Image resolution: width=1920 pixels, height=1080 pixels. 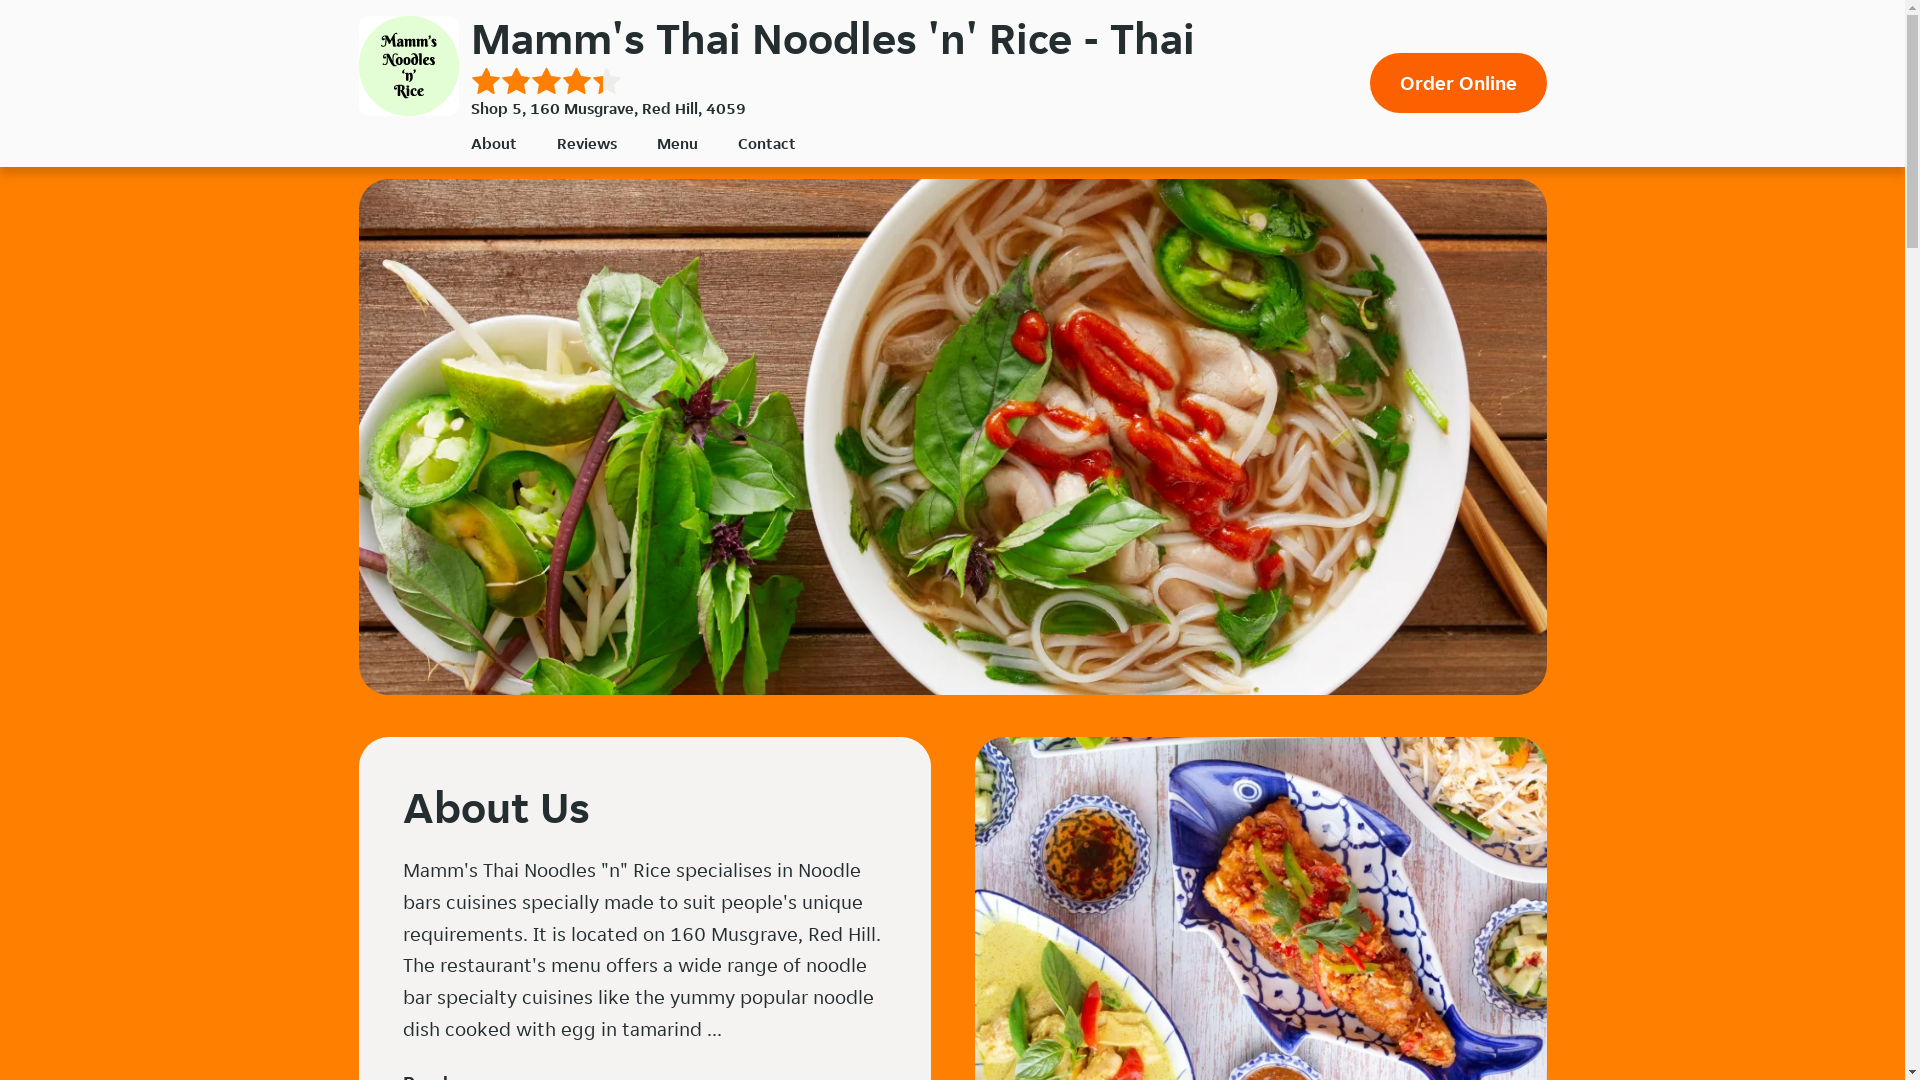 What do you see at coordinates (766, 142) in the screenshot?
I see `'Contact'` at bounding box center [766, 142].